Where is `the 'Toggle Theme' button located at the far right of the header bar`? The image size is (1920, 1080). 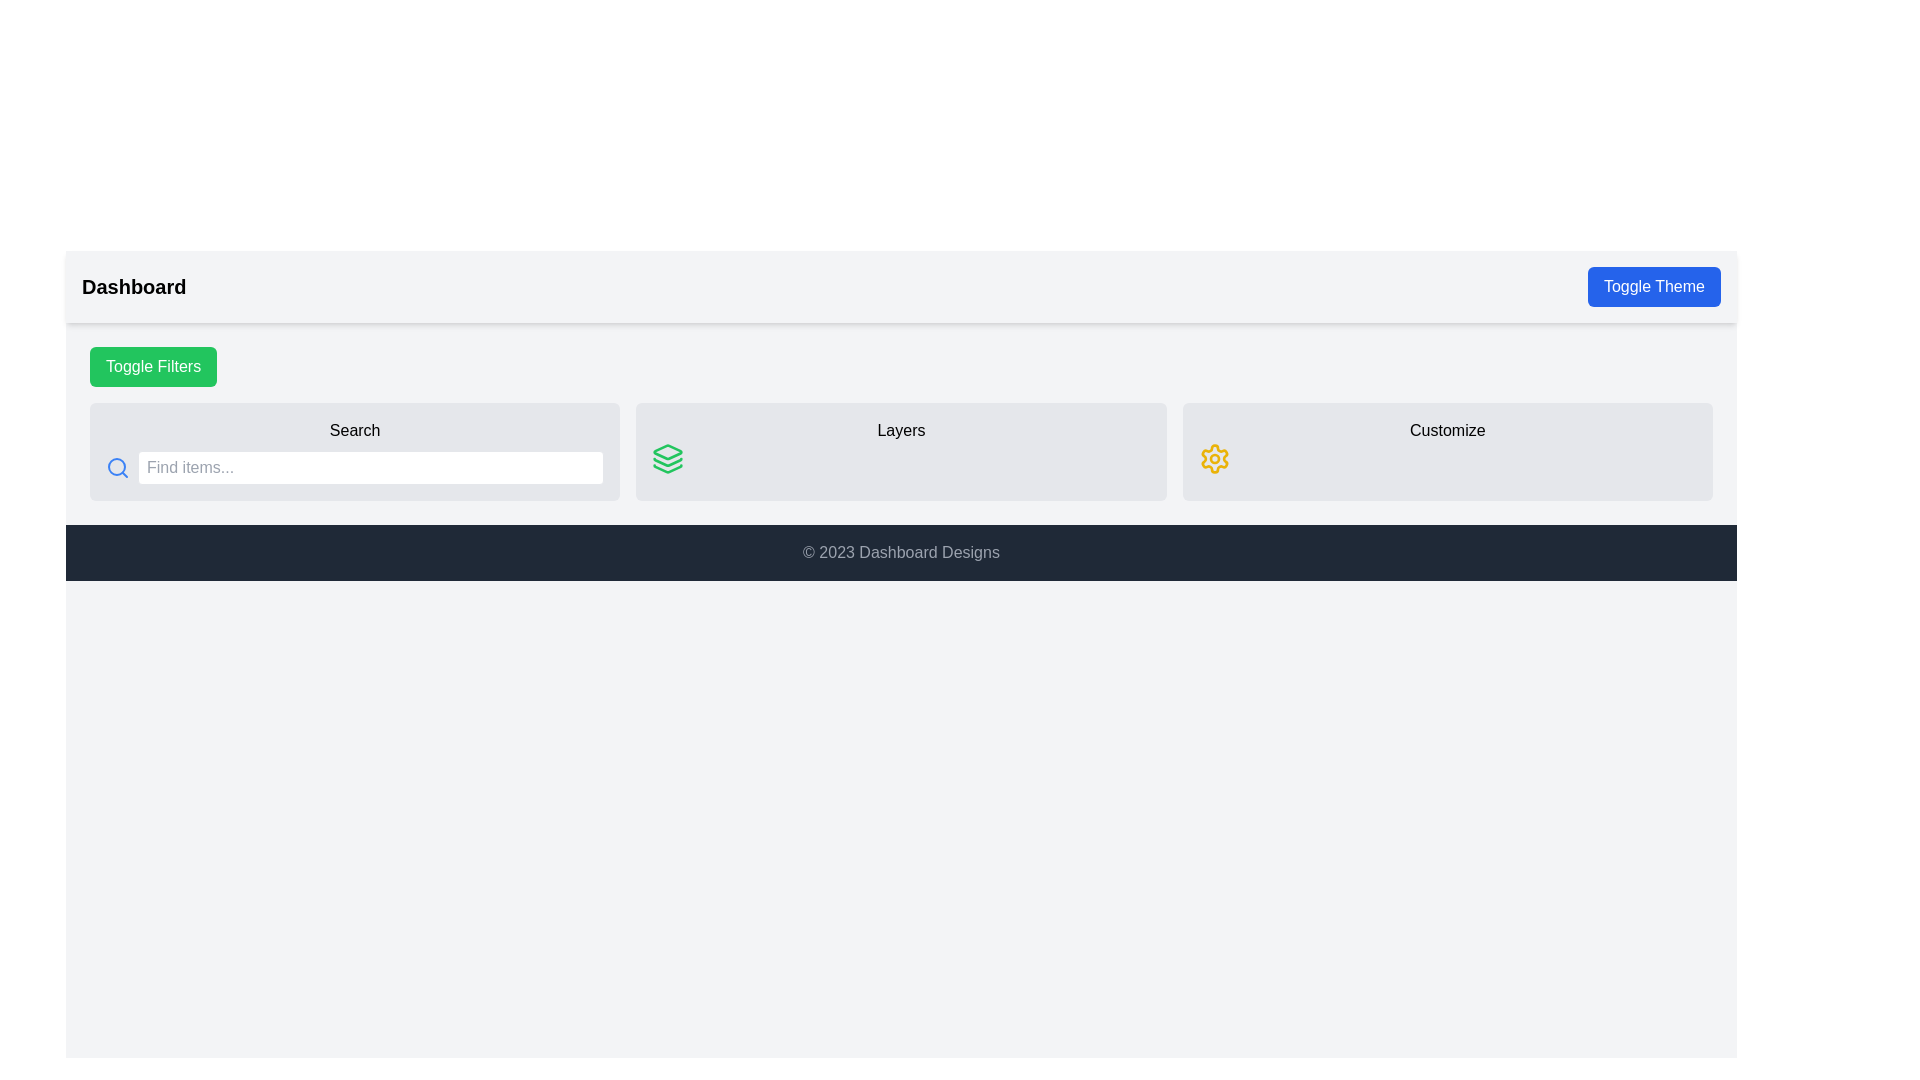
the 'Toggle Theme' button located at the far right of the header bar is located at coordinates (1654, 286).